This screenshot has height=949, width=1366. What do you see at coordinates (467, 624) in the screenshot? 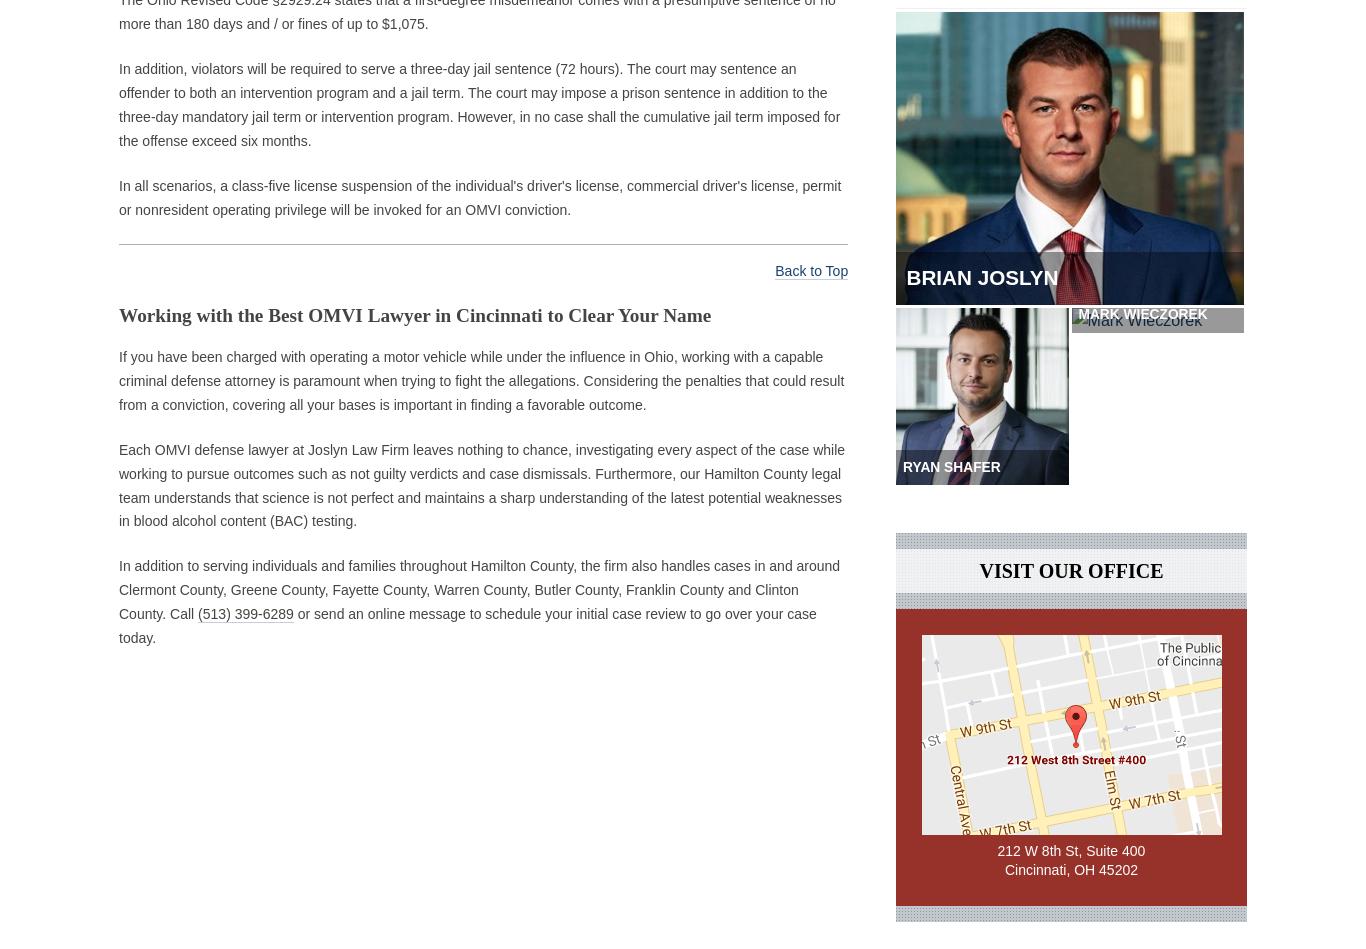
I see `'or send an online message to schedule your initial case review to go over your case today.'` at bounding box center [467, 624].